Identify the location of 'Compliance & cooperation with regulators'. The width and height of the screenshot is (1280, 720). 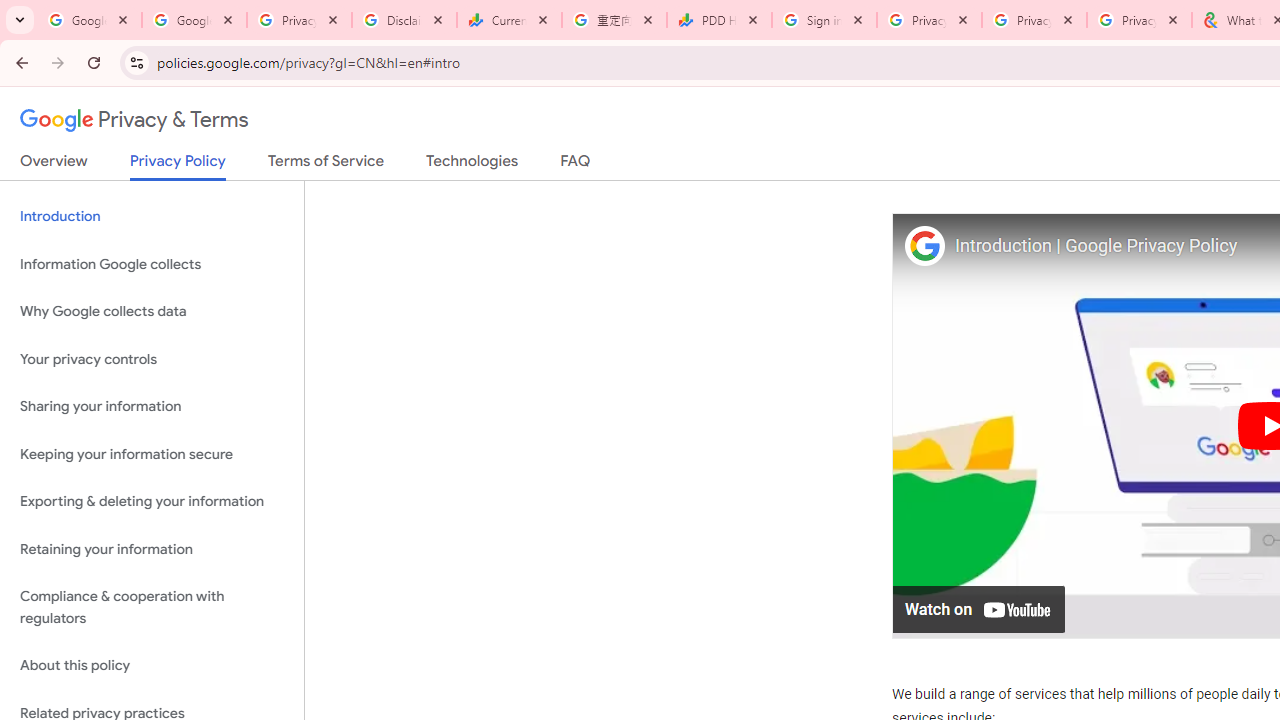
(151, 607).